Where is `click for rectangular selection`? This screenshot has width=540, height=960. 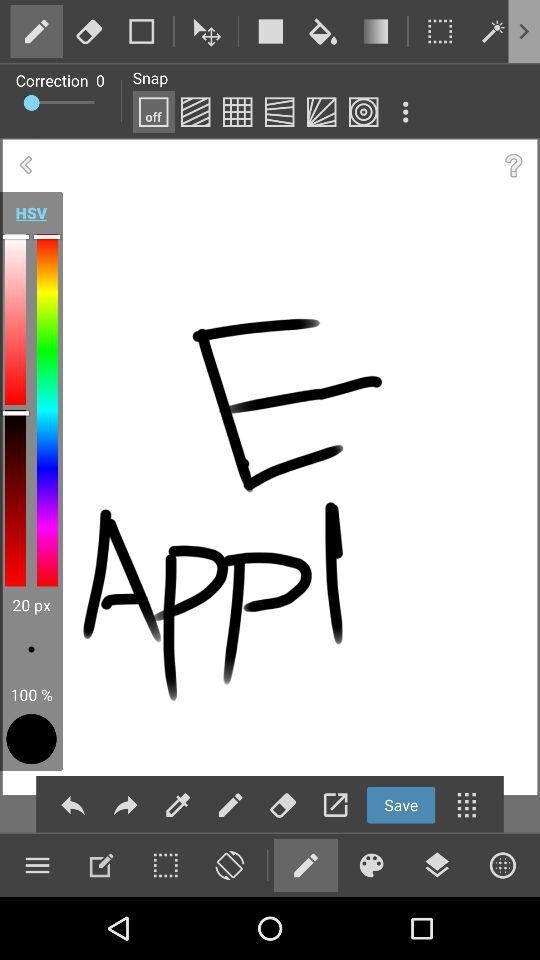
click for rectangular selection is located at coordinates (440, 30).